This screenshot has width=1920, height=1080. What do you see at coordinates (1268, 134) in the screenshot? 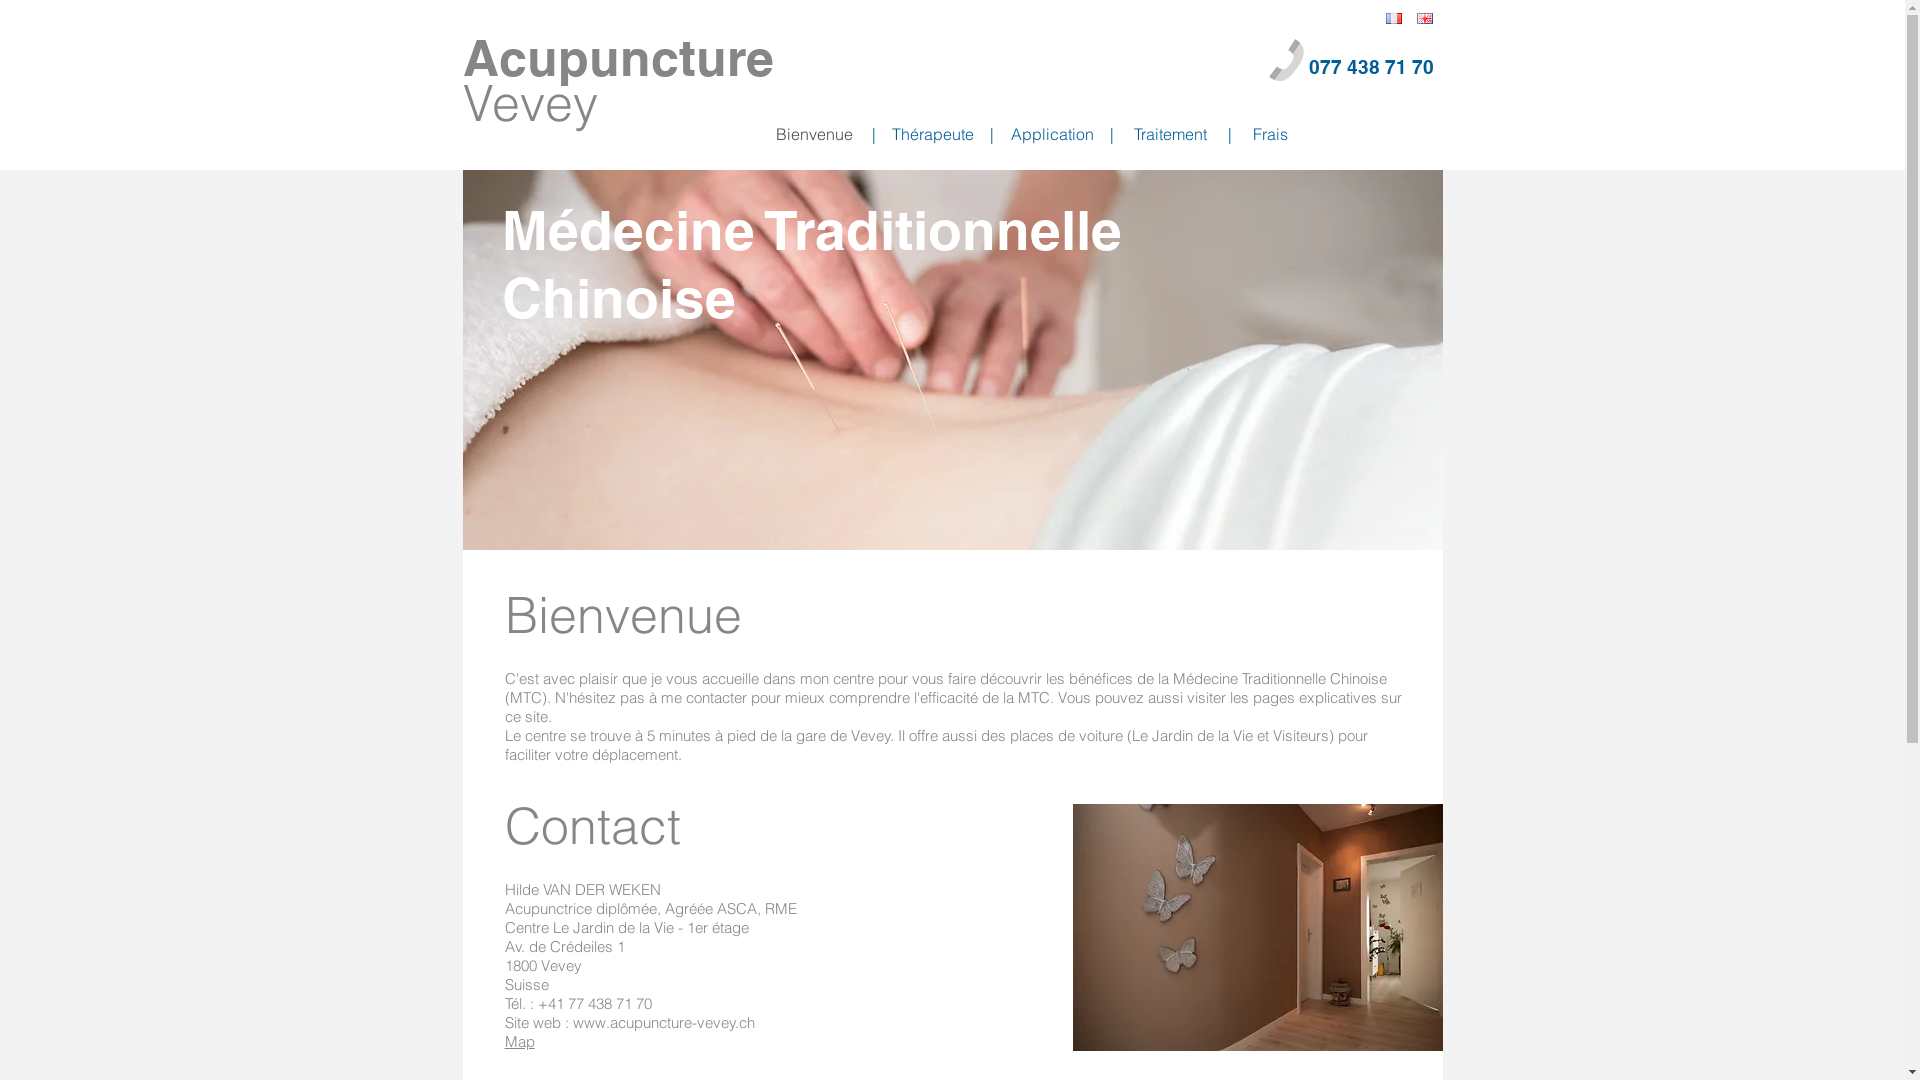
I see `'Frais'` at bounding box center [1268, 134].